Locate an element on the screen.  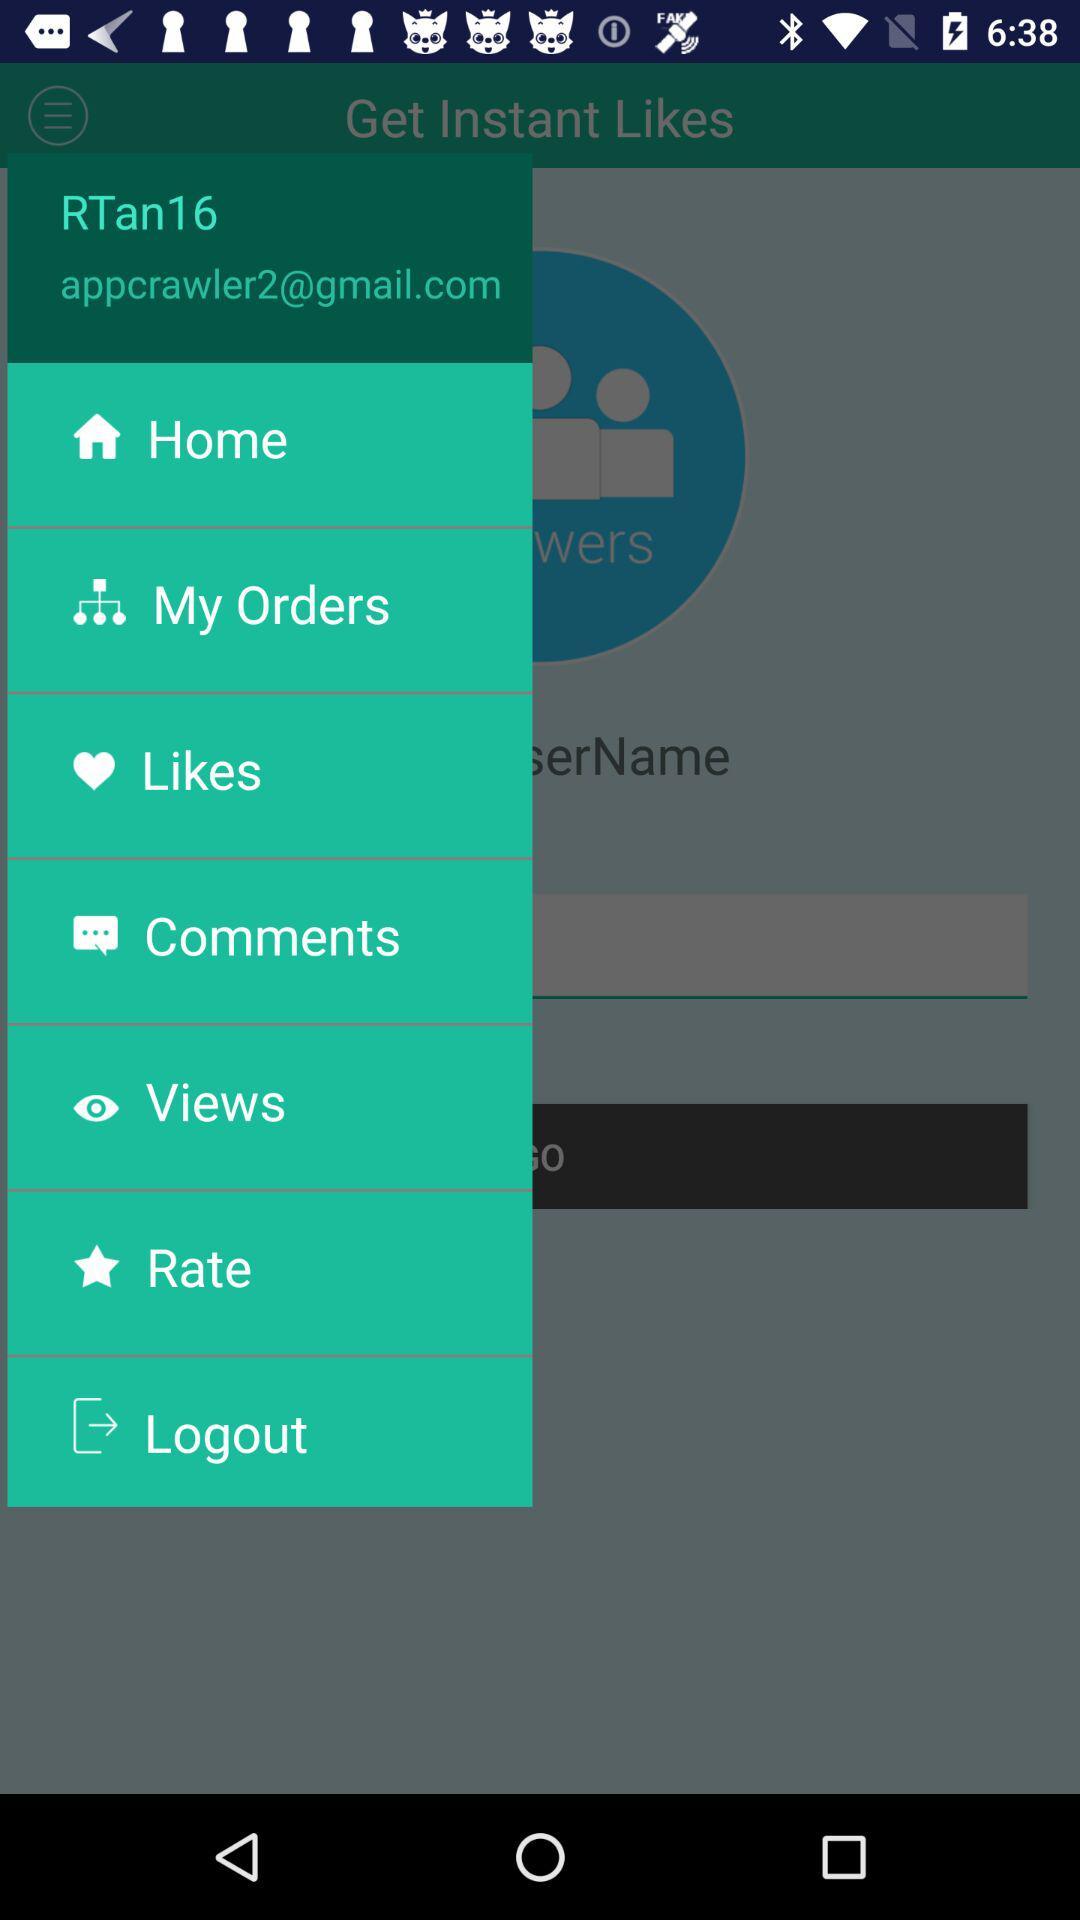
the comments app is located at coordinates (272, 933).